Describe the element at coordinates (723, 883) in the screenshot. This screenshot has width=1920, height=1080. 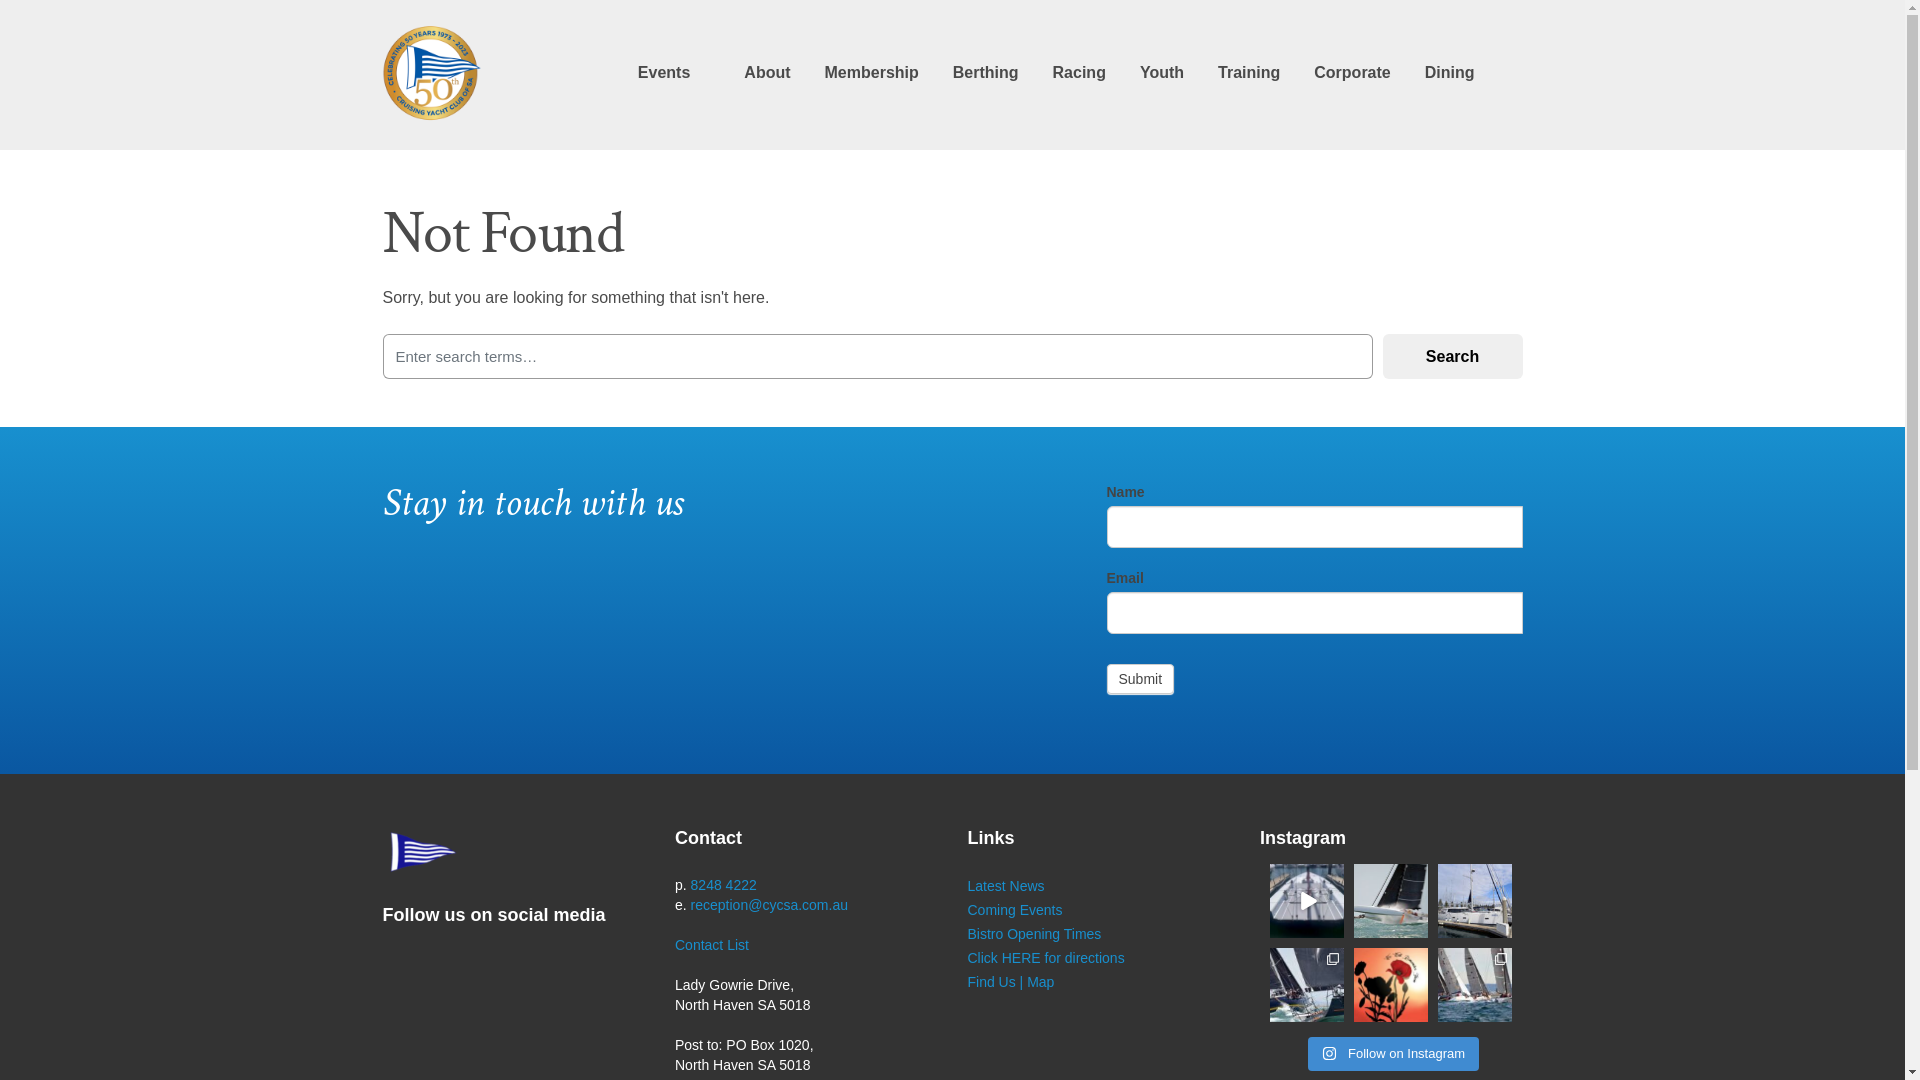
I see `'8248 4222'` at that location.